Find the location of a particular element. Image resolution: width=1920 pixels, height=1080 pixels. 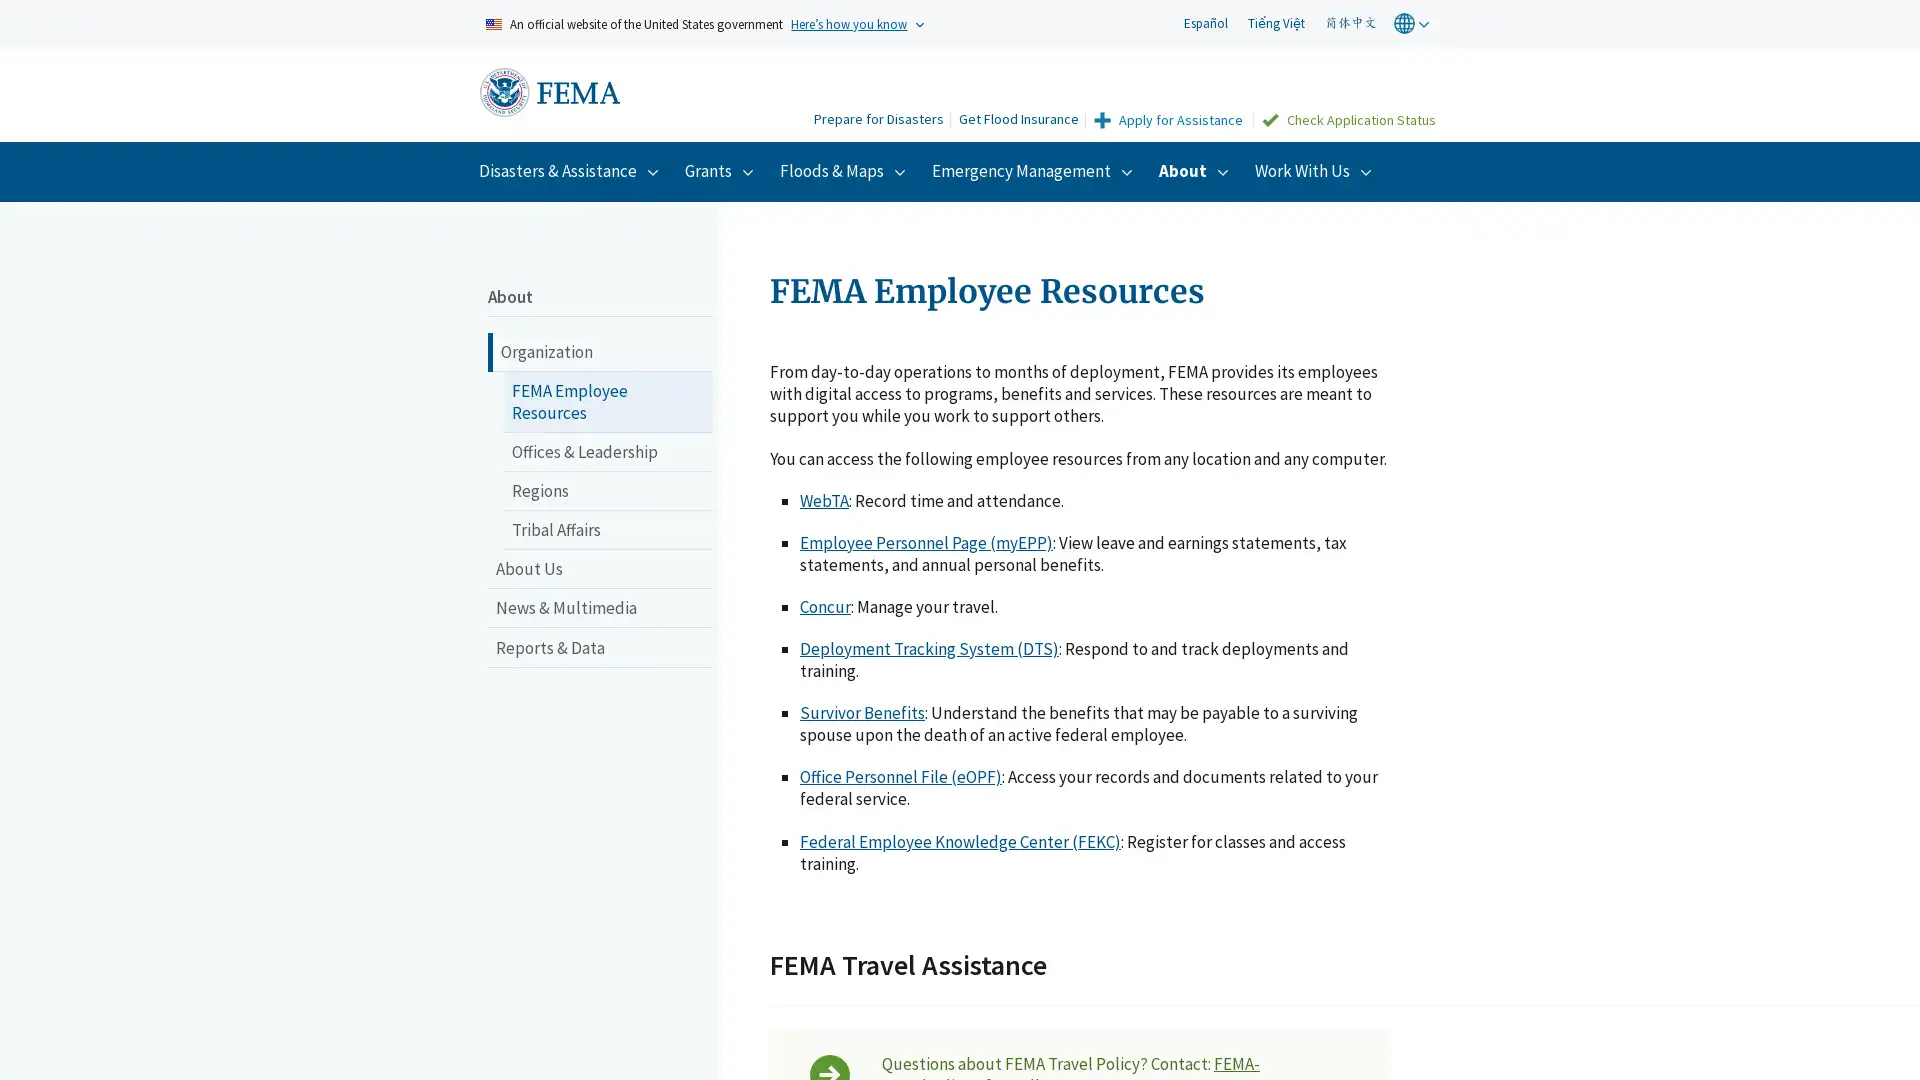

Disasters & Assistance is located at coordinates (570, 169).